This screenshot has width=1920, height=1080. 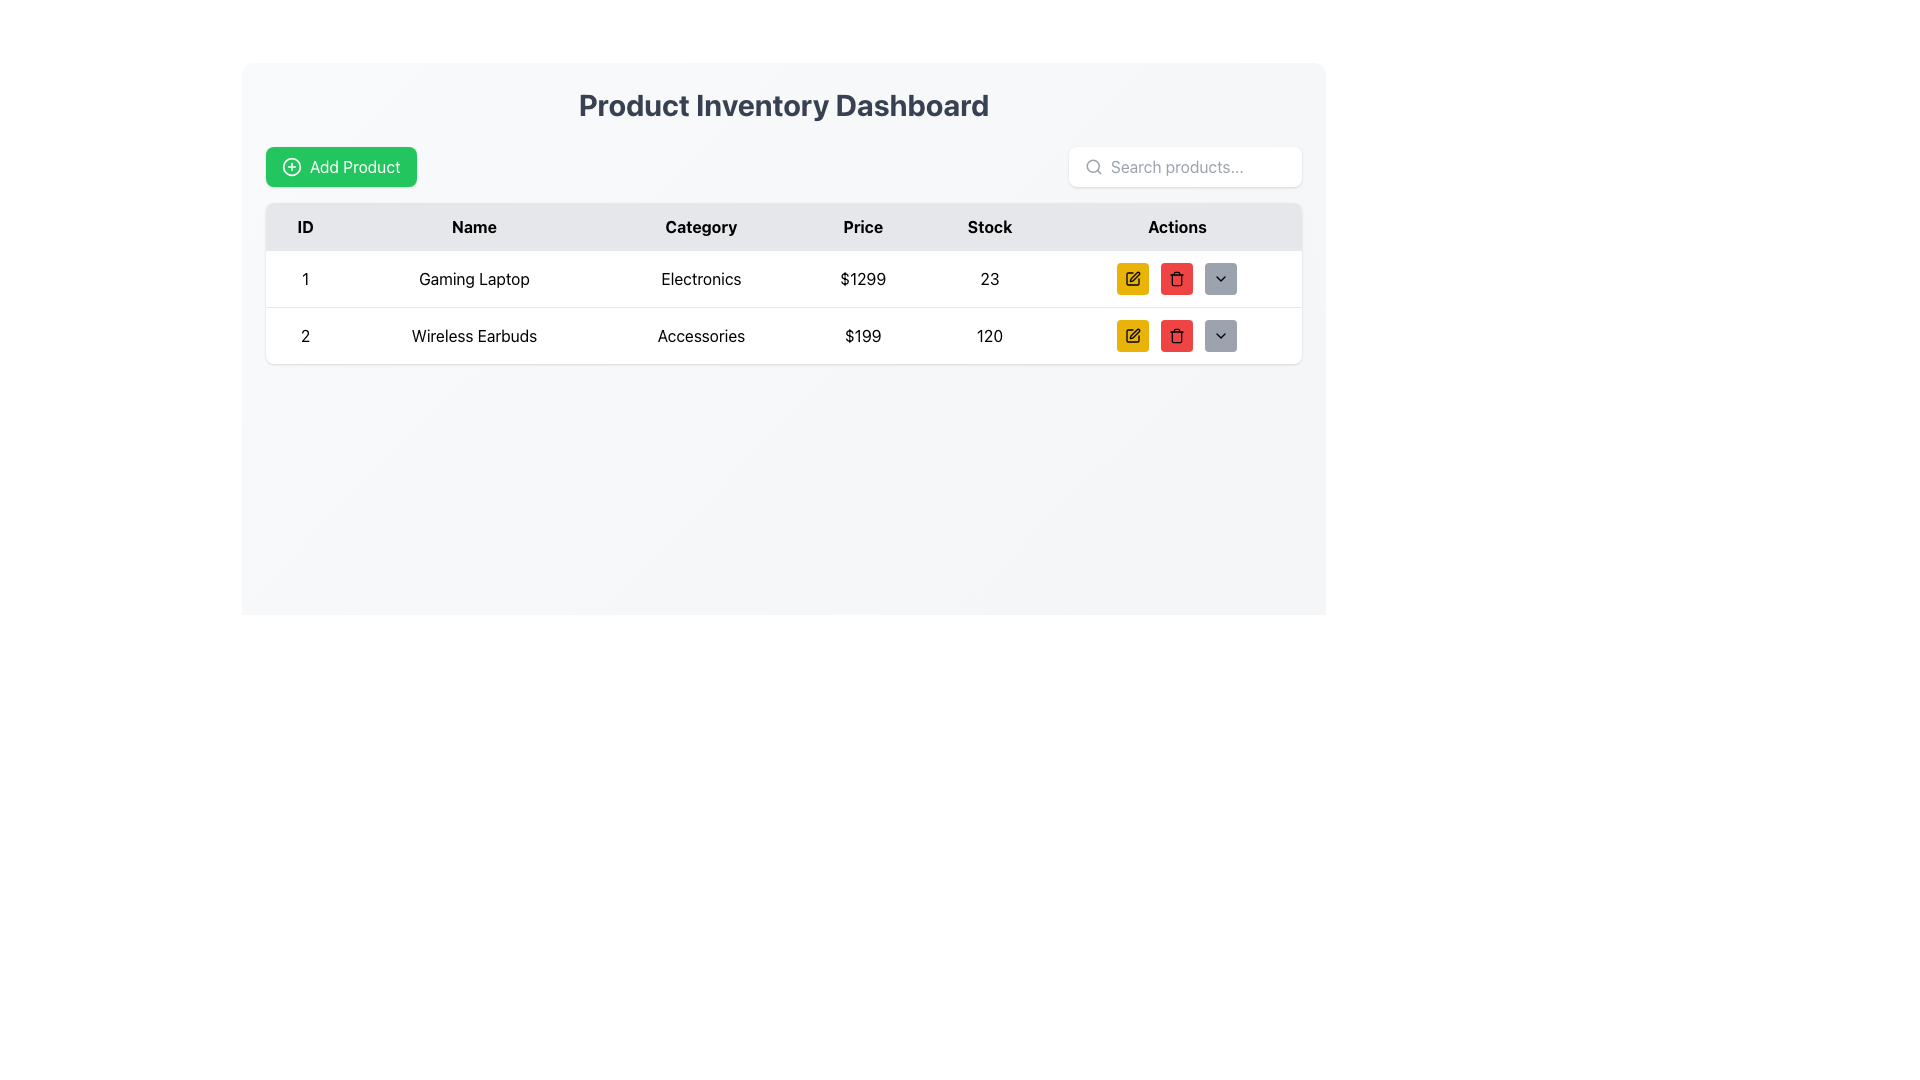 I want to click on the Text Display element that shows the numeral '1', which is located in the first column of the first row of a table under the 'ID' header, immediately to the left of 'Gaming Laptop', so click(x=304, y=279).